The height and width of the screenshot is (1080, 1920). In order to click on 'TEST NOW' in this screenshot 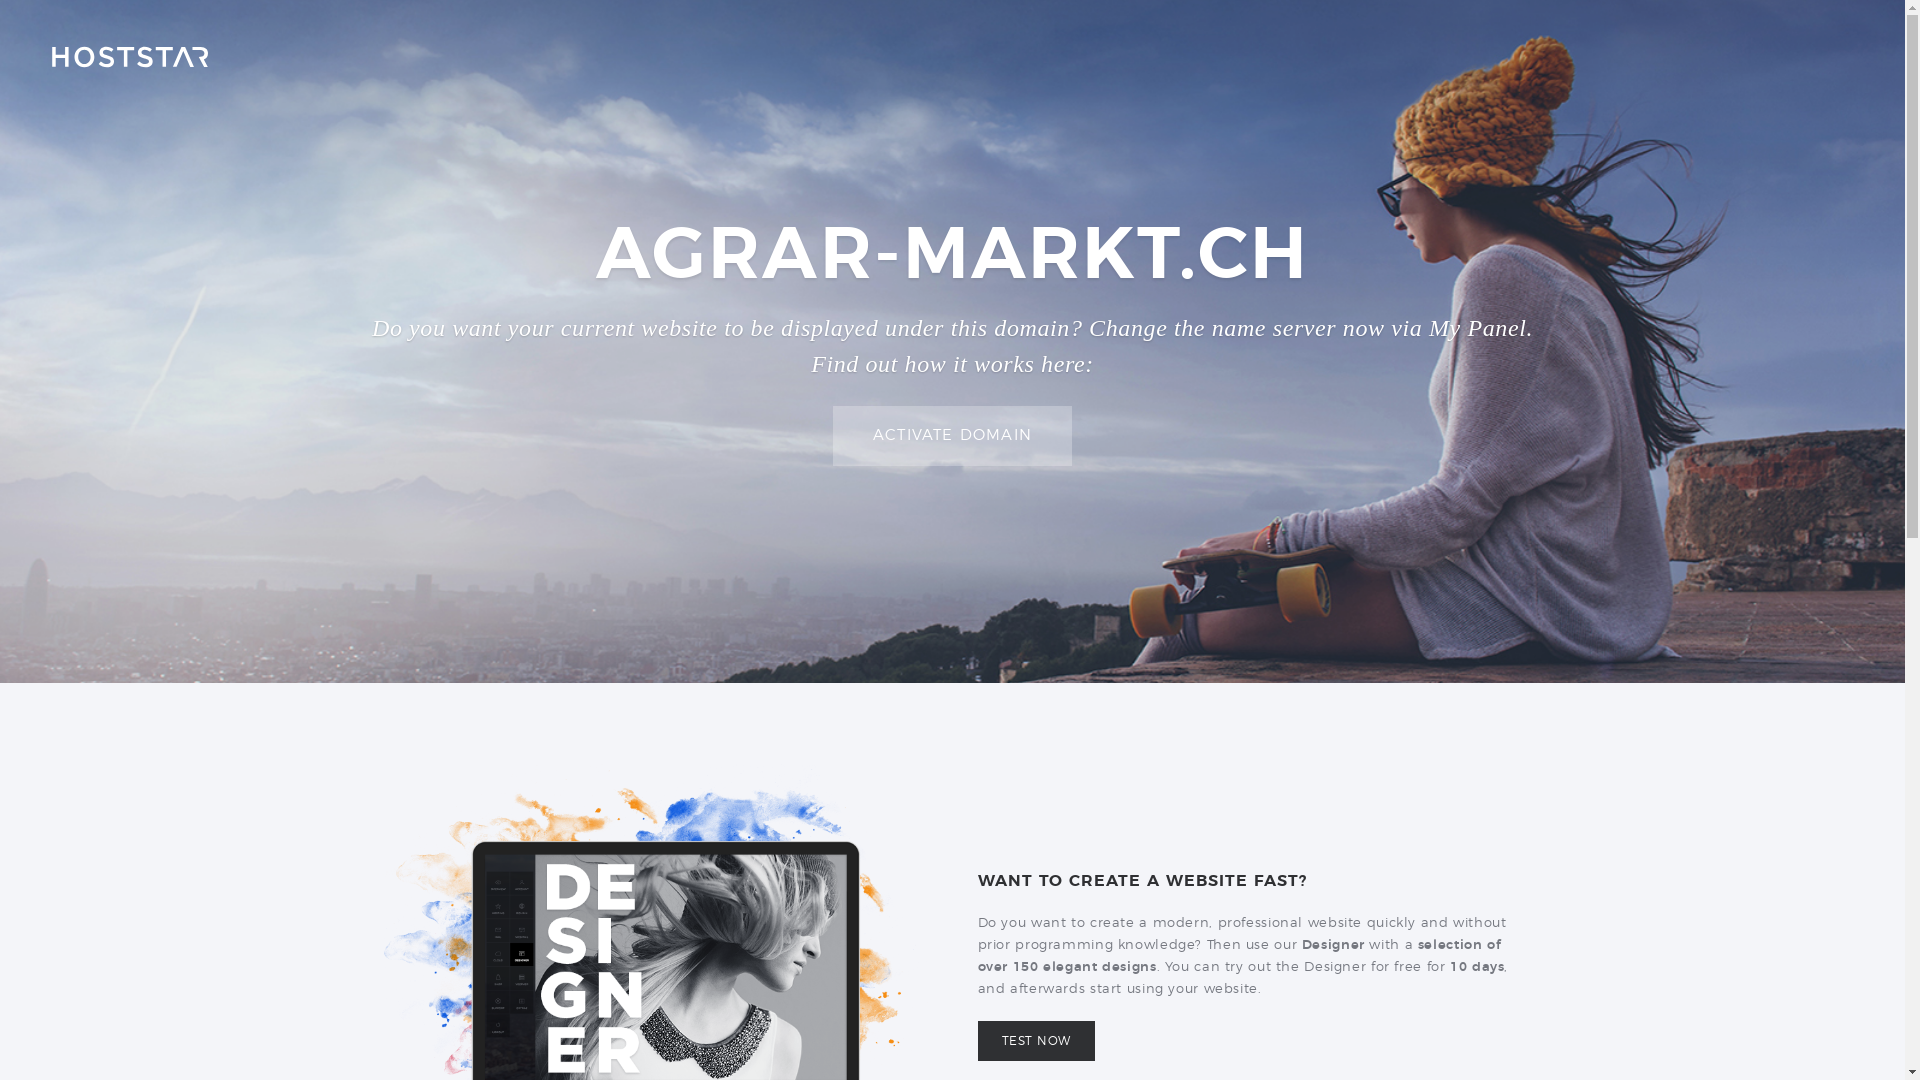, I will do `click(1036, 1040)`.